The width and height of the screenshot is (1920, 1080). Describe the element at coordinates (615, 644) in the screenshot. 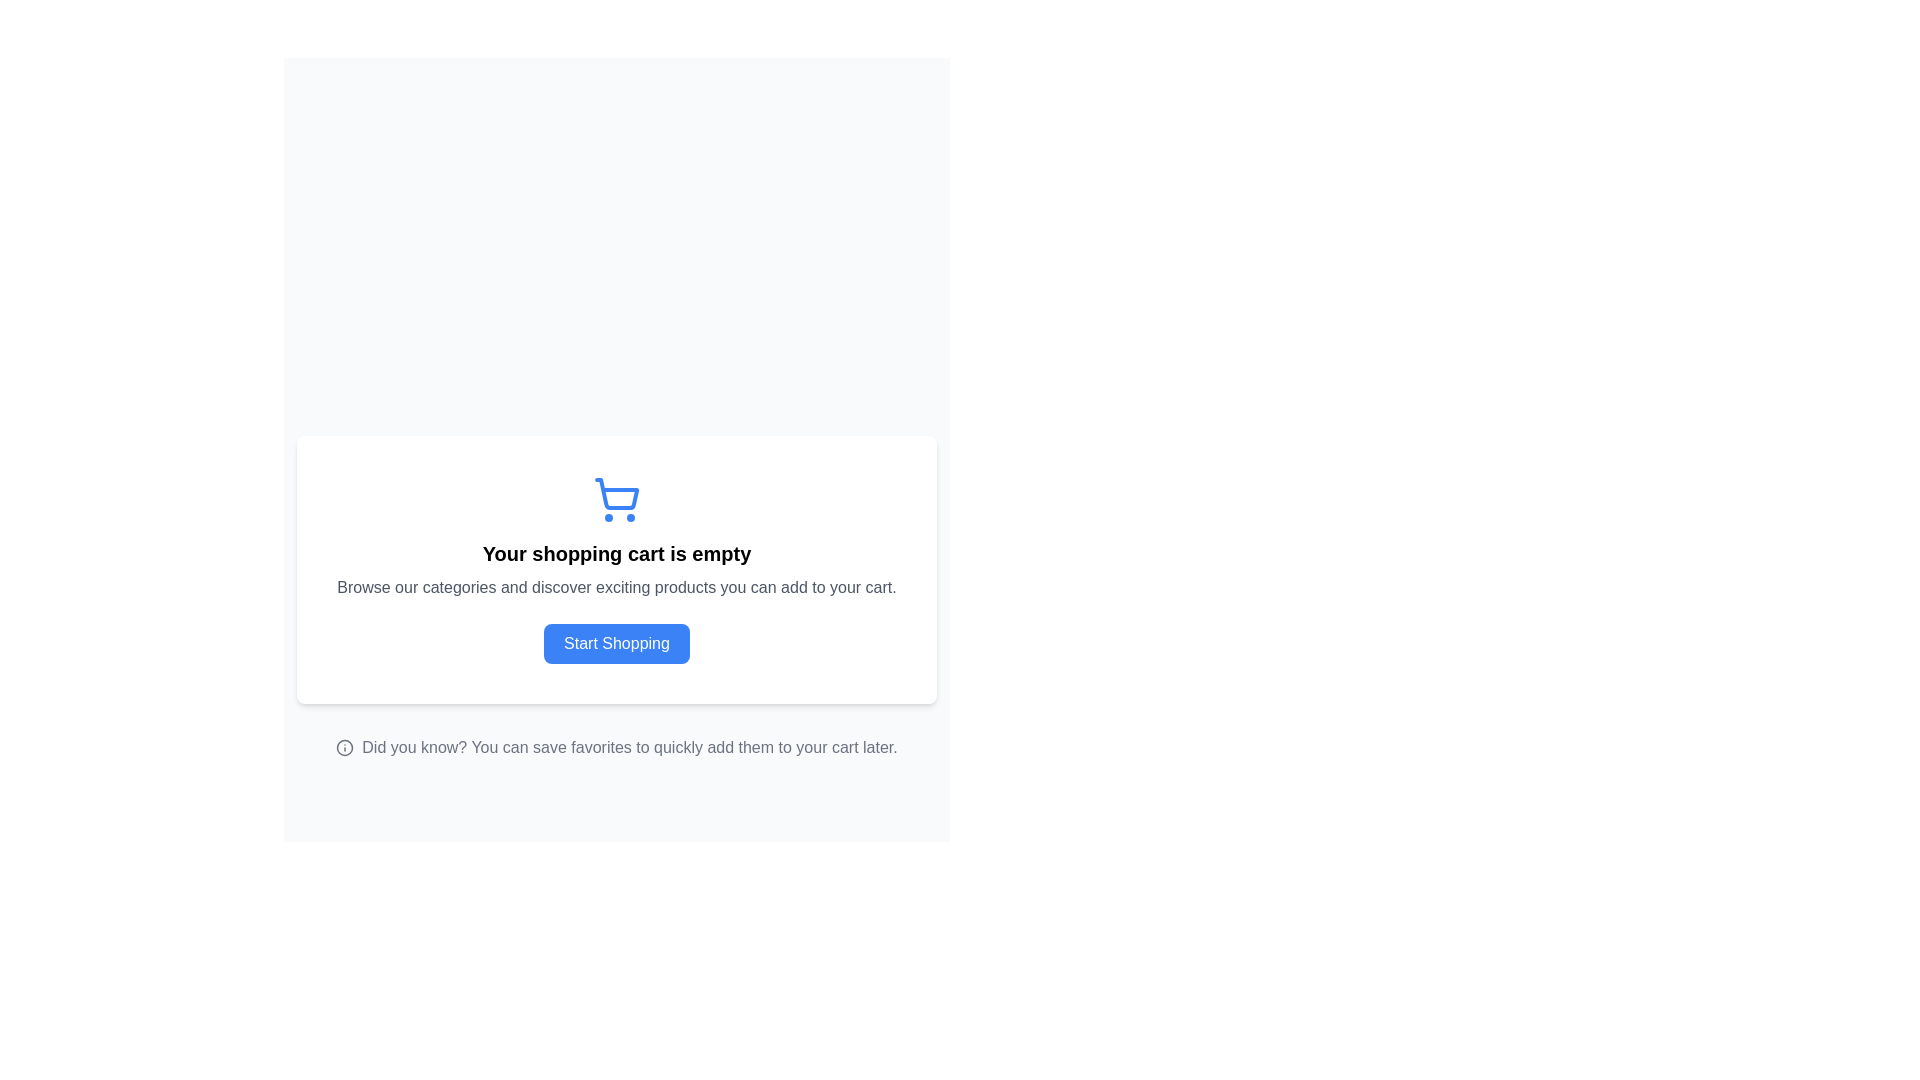

I see `the 'Start Shopping' button, which is a rectangular button with a blue background and white text, located at the bottom of the card indicating an empty shopping cart` at that location.